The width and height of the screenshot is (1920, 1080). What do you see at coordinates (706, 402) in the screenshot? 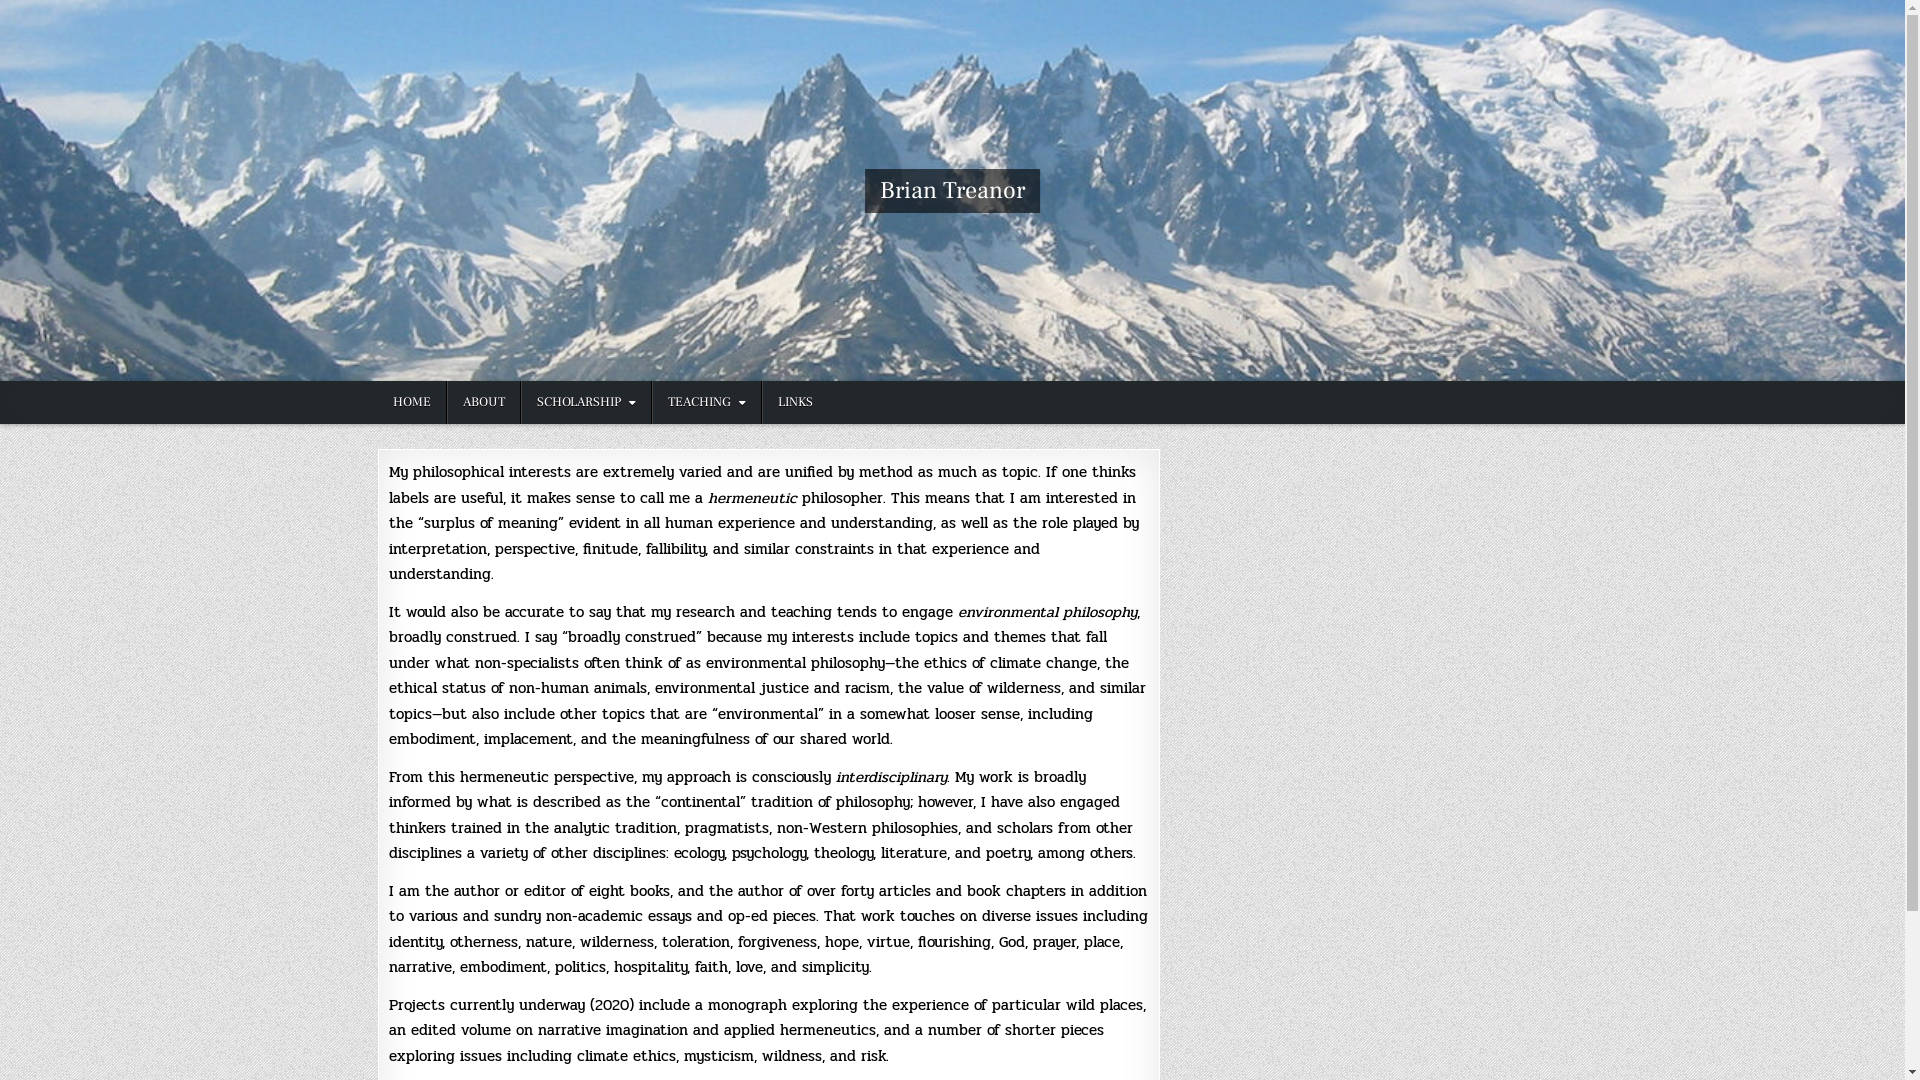
I see `'TEACHING'` at bounding box center [706, 402].